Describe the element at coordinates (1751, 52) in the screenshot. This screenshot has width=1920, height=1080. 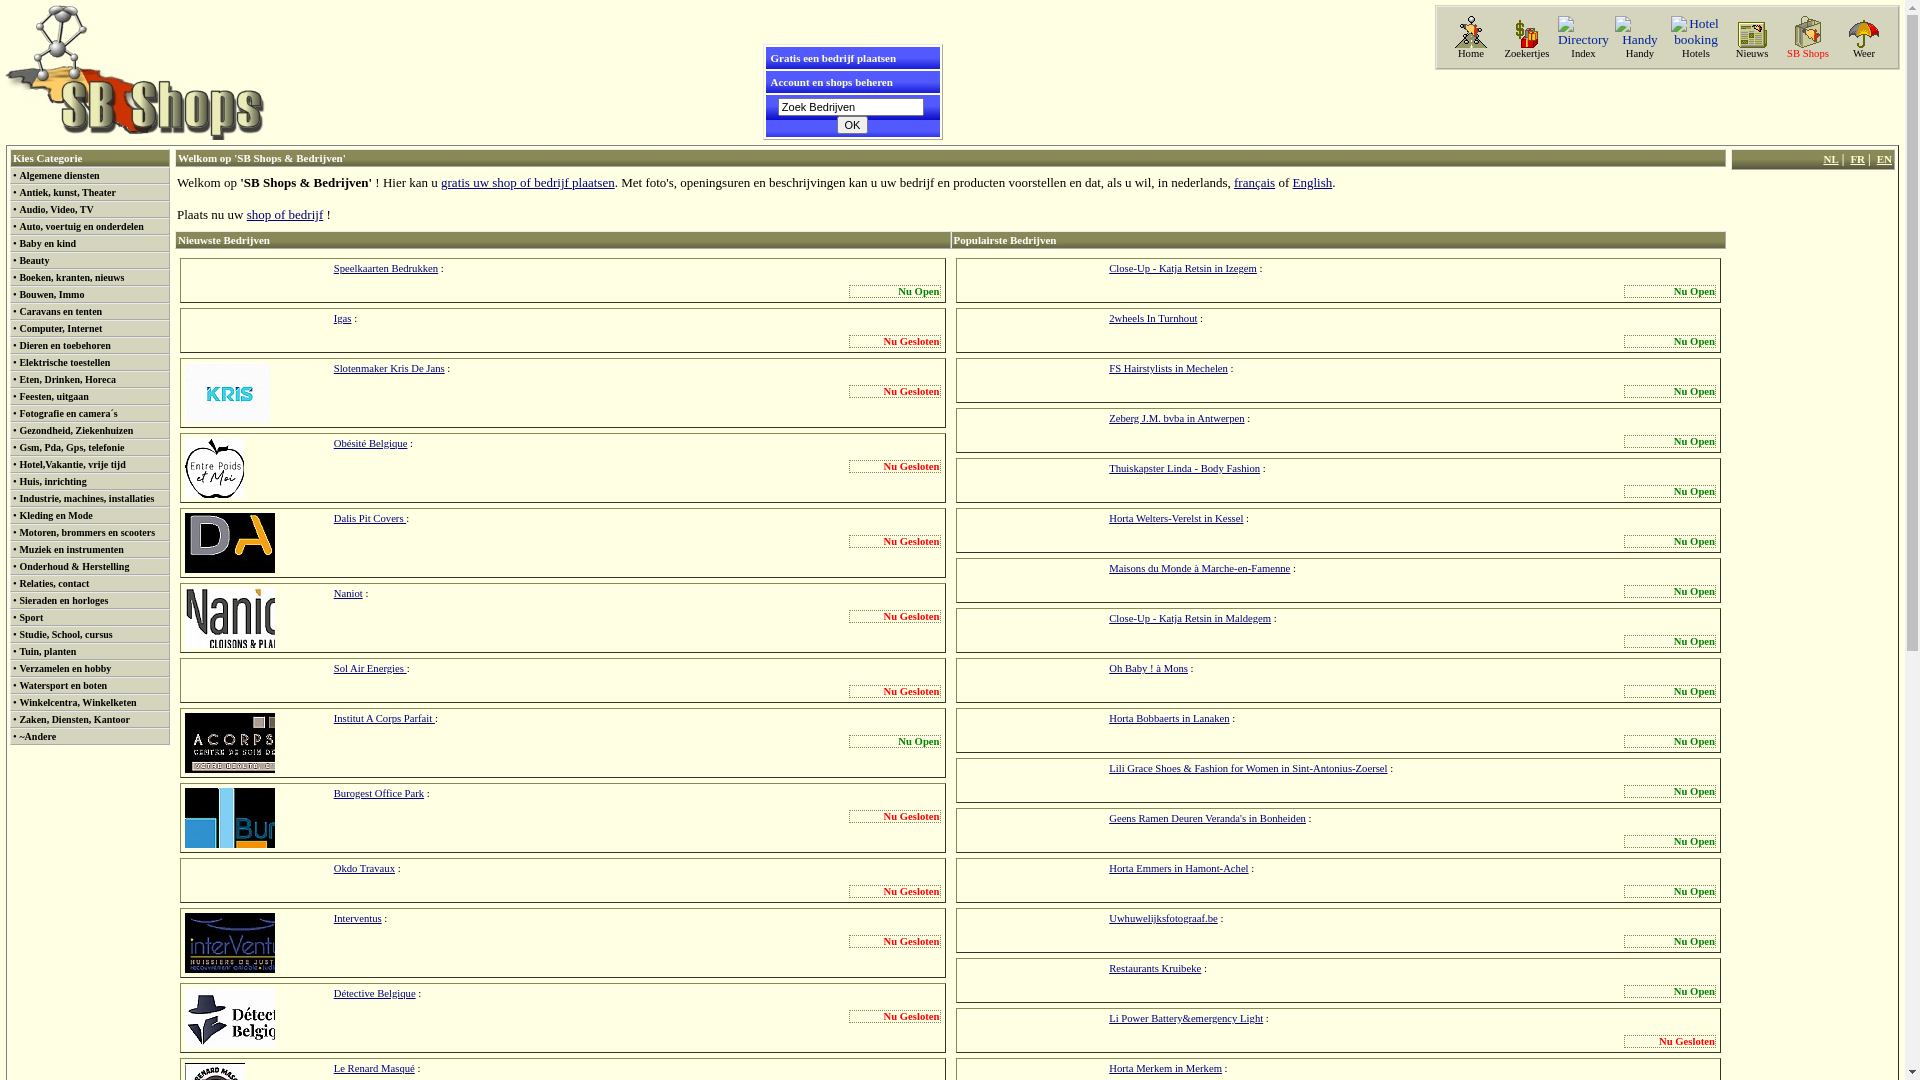
I see `'Nieuws'` at that location.